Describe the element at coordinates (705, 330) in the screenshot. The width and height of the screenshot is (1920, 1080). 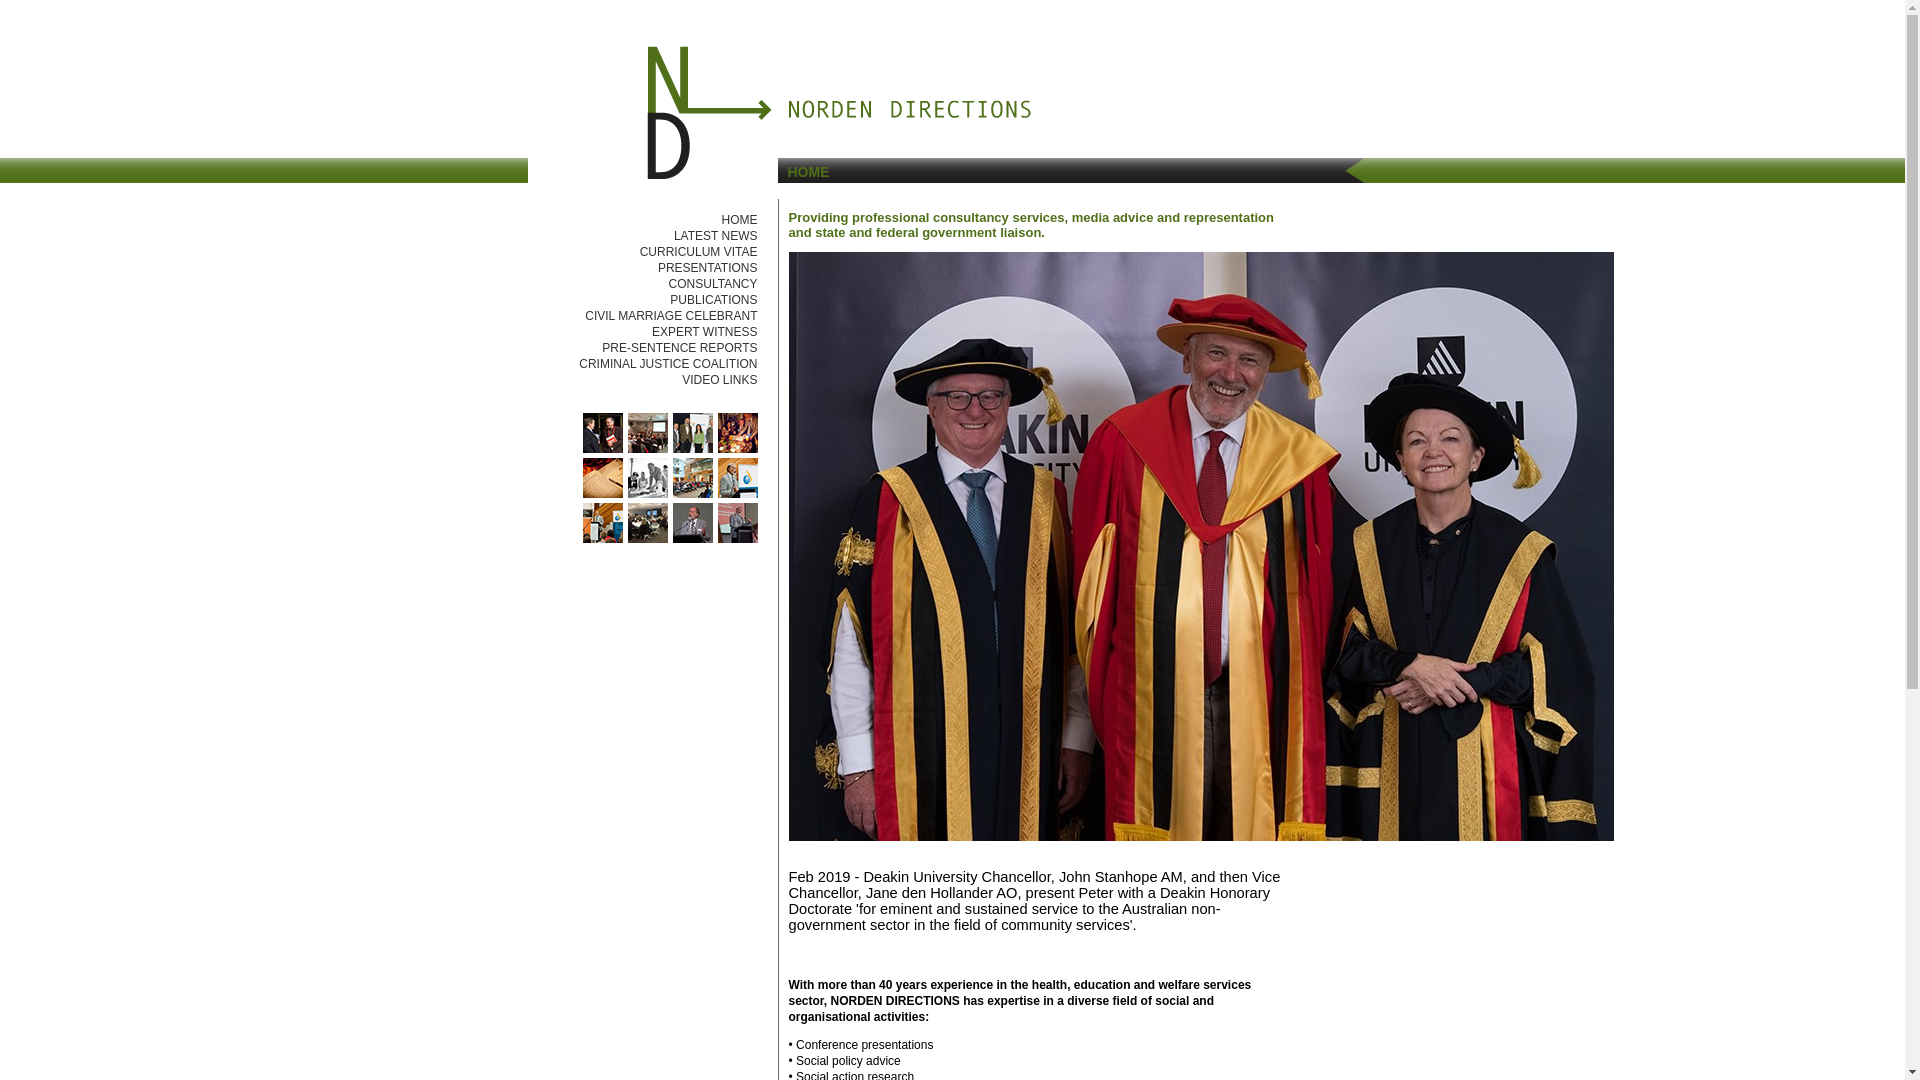
I see `'EXPERT WITNESS'` at that location.